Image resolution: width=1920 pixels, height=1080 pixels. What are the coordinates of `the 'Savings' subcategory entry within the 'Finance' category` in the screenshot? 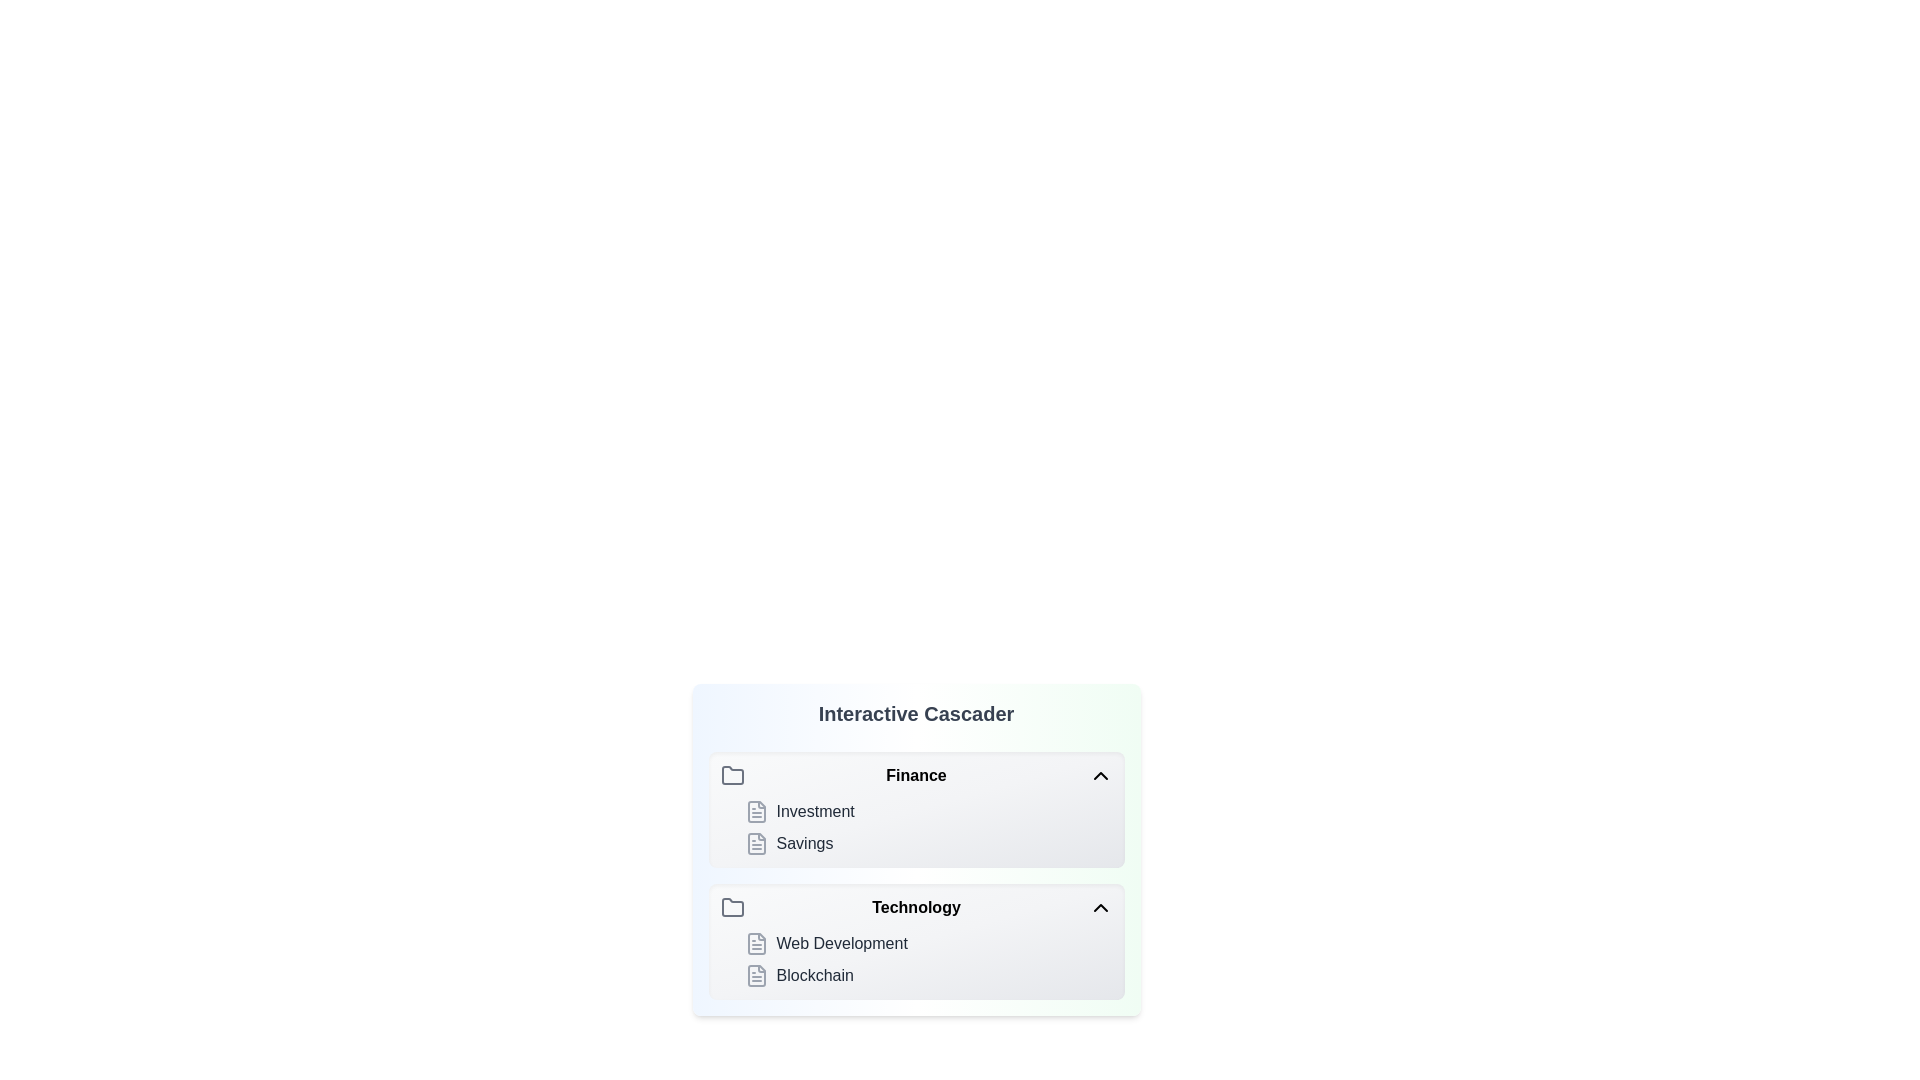 It's located at (927, 844).